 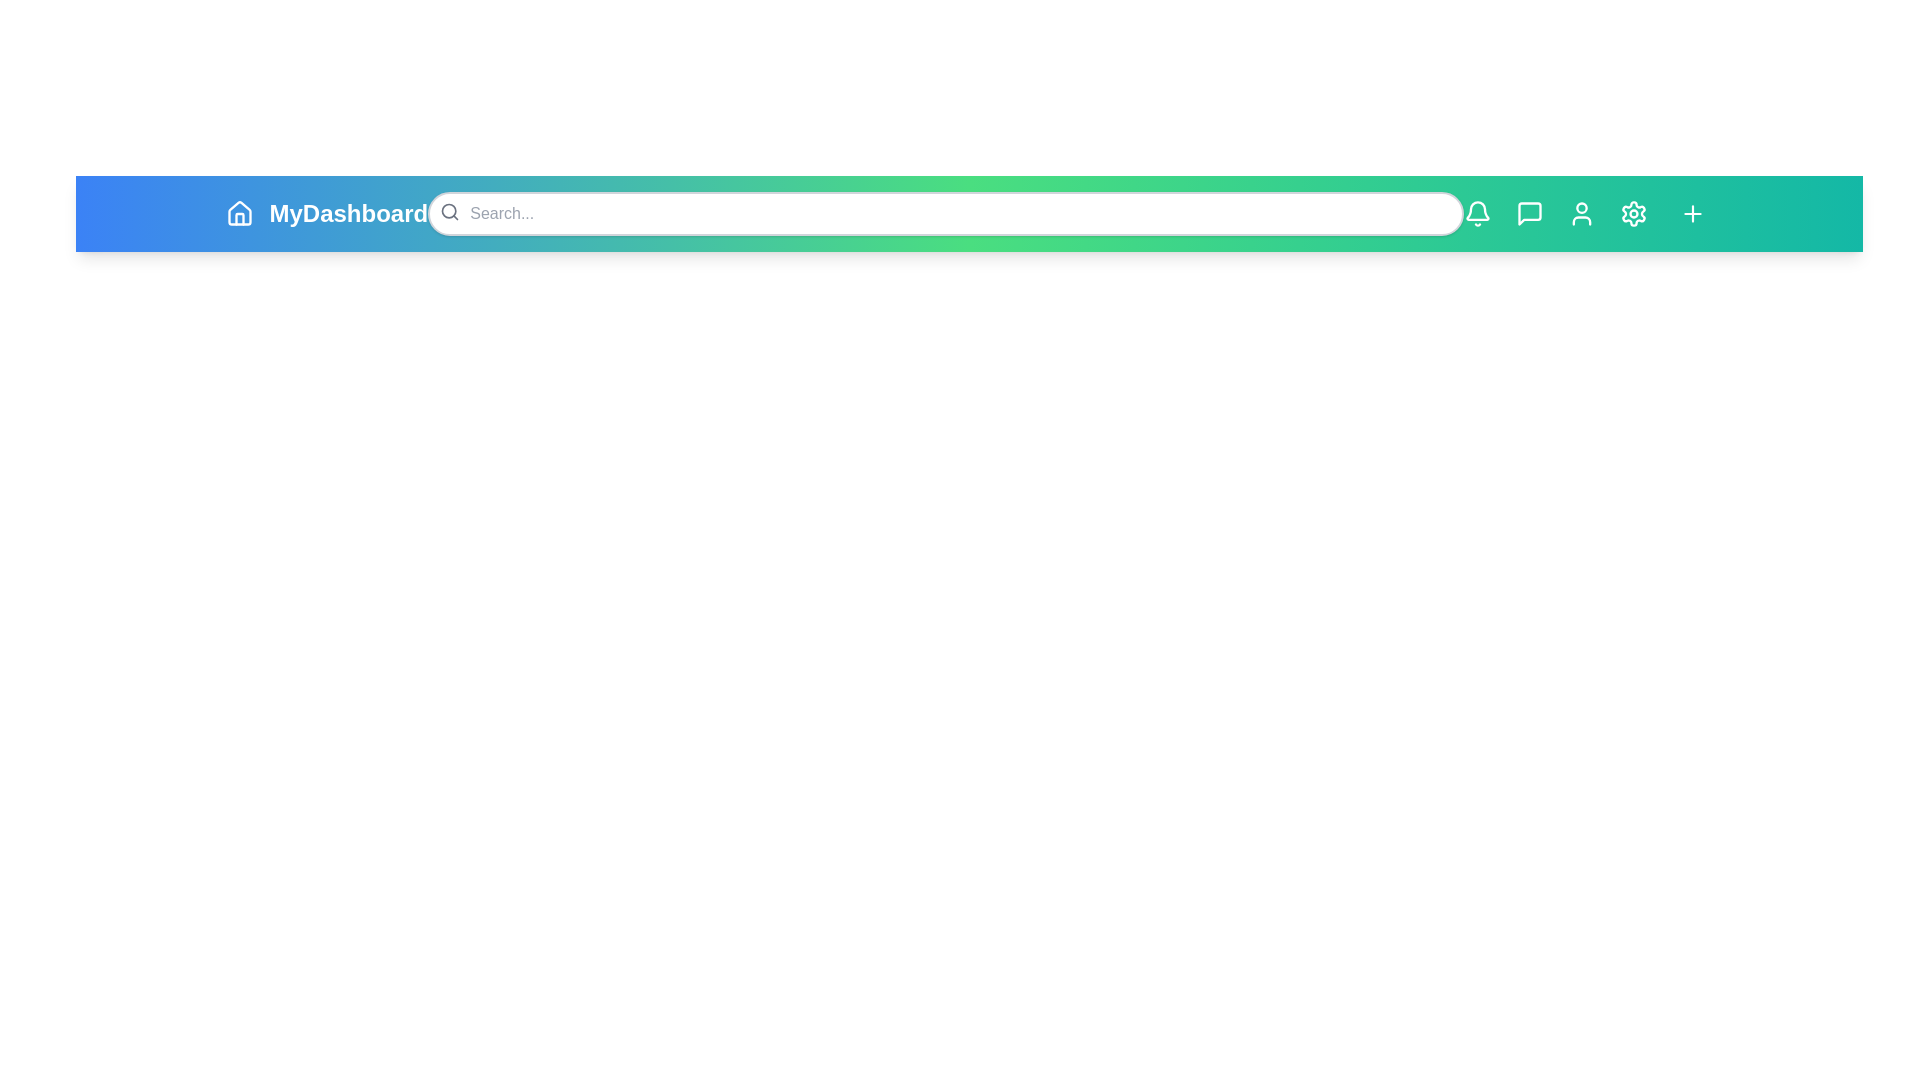 I want to click on the settings gear icon to access the settings, so click(x=1633, y=213).